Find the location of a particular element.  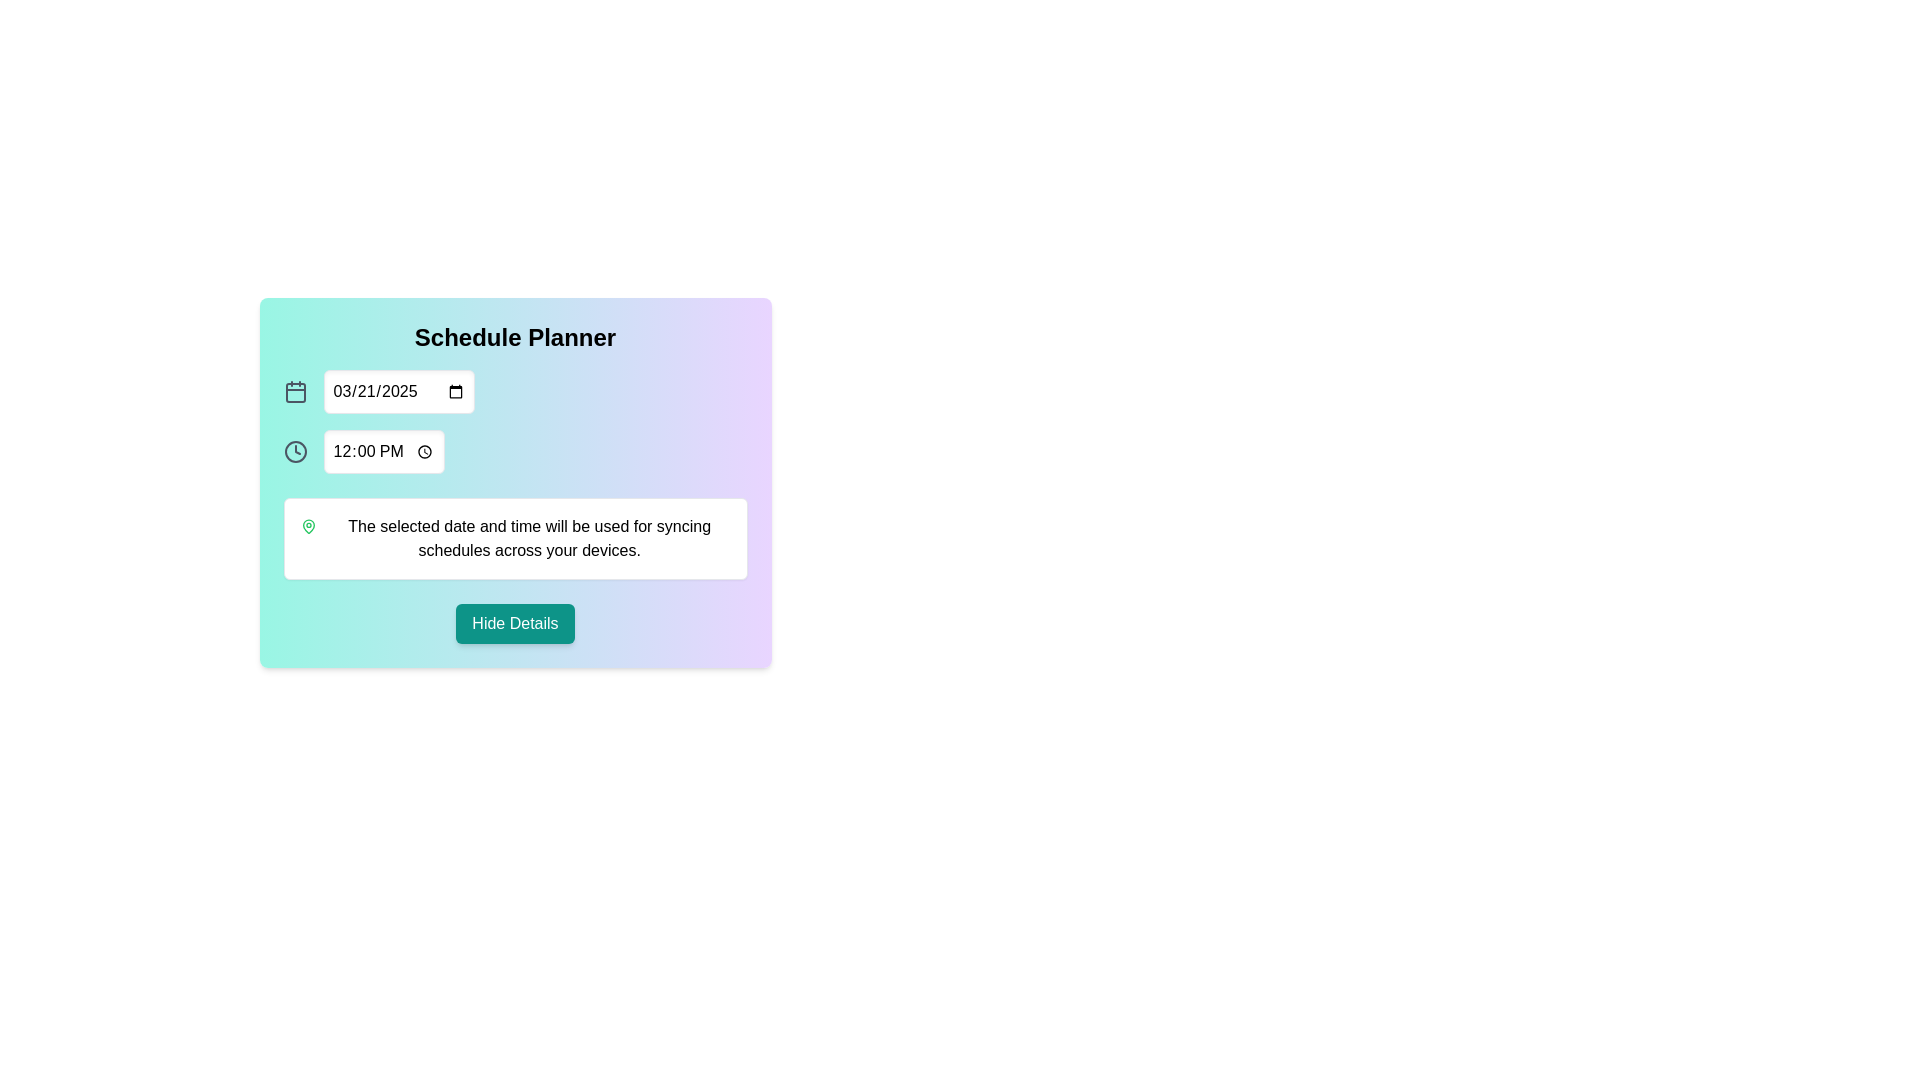

the button with a teal background and white text that reads 'Hide Details' to observe the hover effect is located at coordinates (515, 623).